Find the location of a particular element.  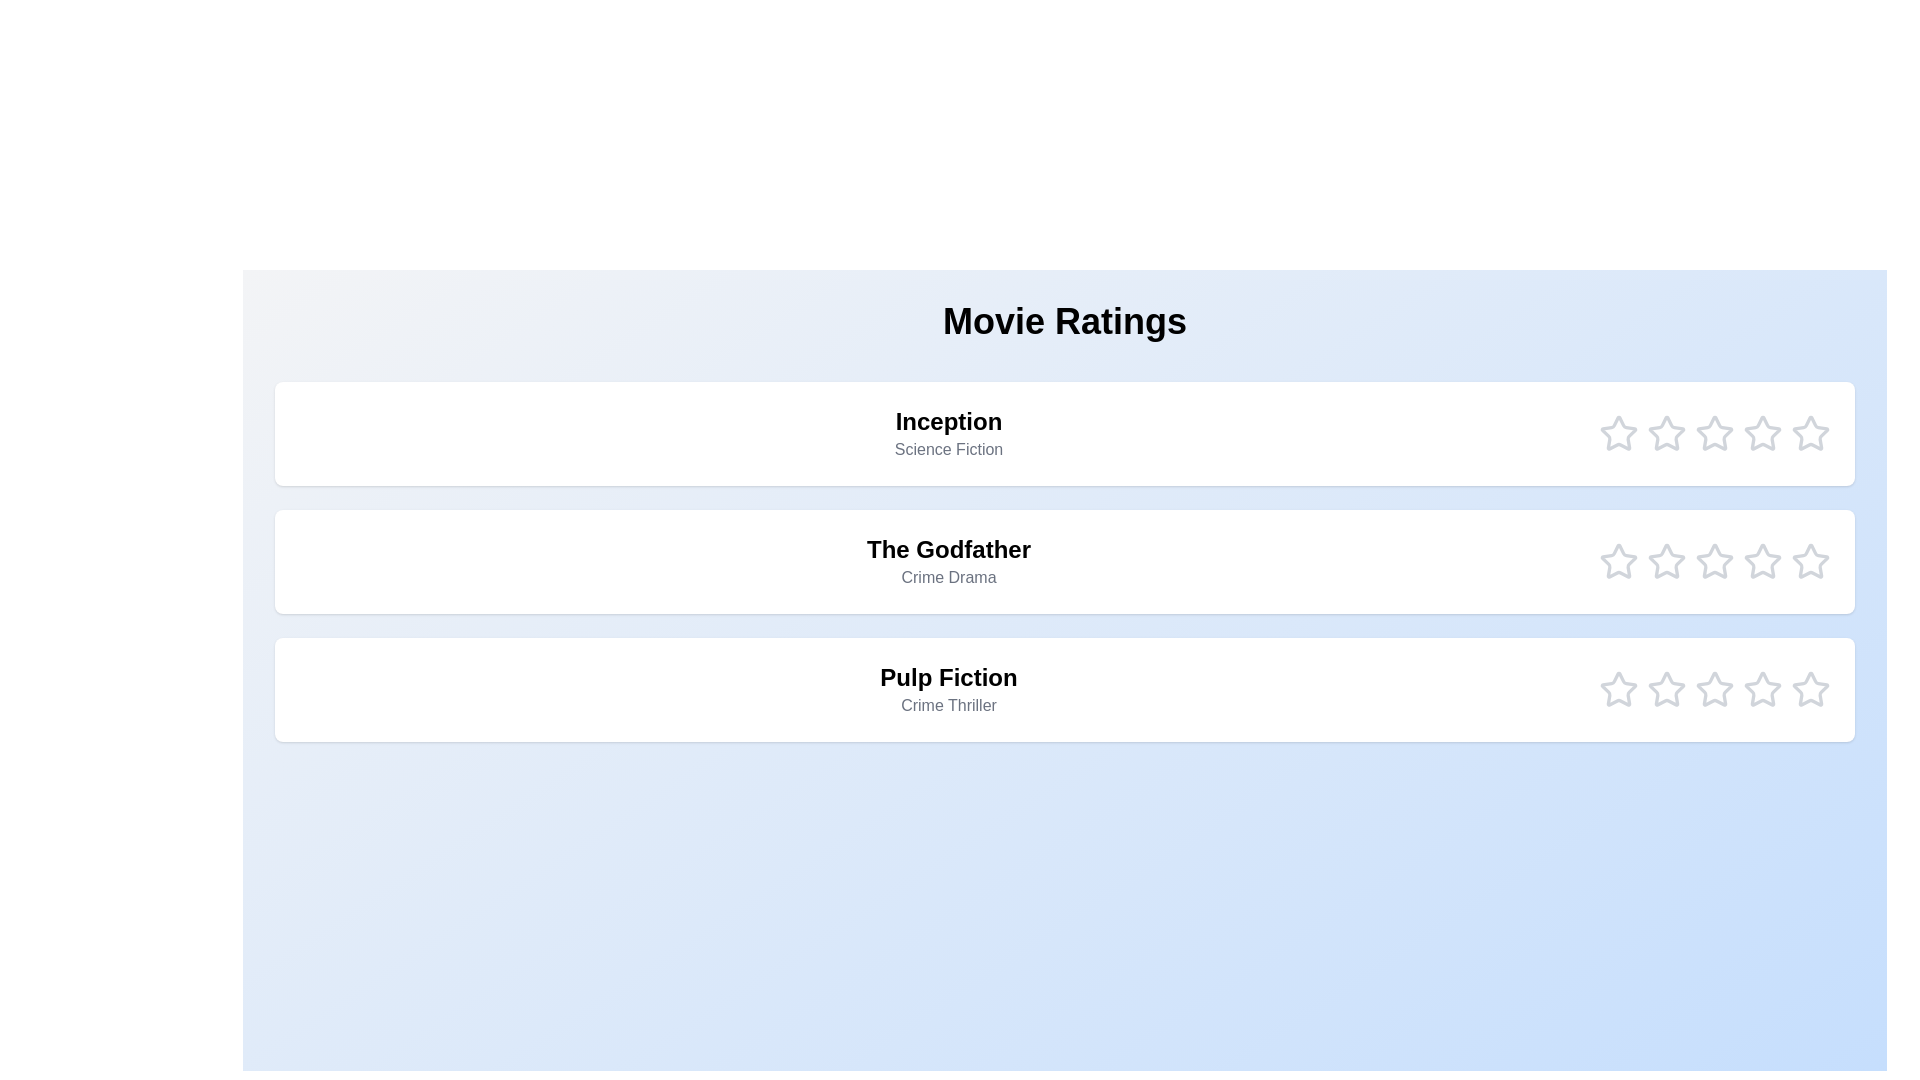

the 'Movie Ratings' header and read its text content is located at coordinates (1064, 320).